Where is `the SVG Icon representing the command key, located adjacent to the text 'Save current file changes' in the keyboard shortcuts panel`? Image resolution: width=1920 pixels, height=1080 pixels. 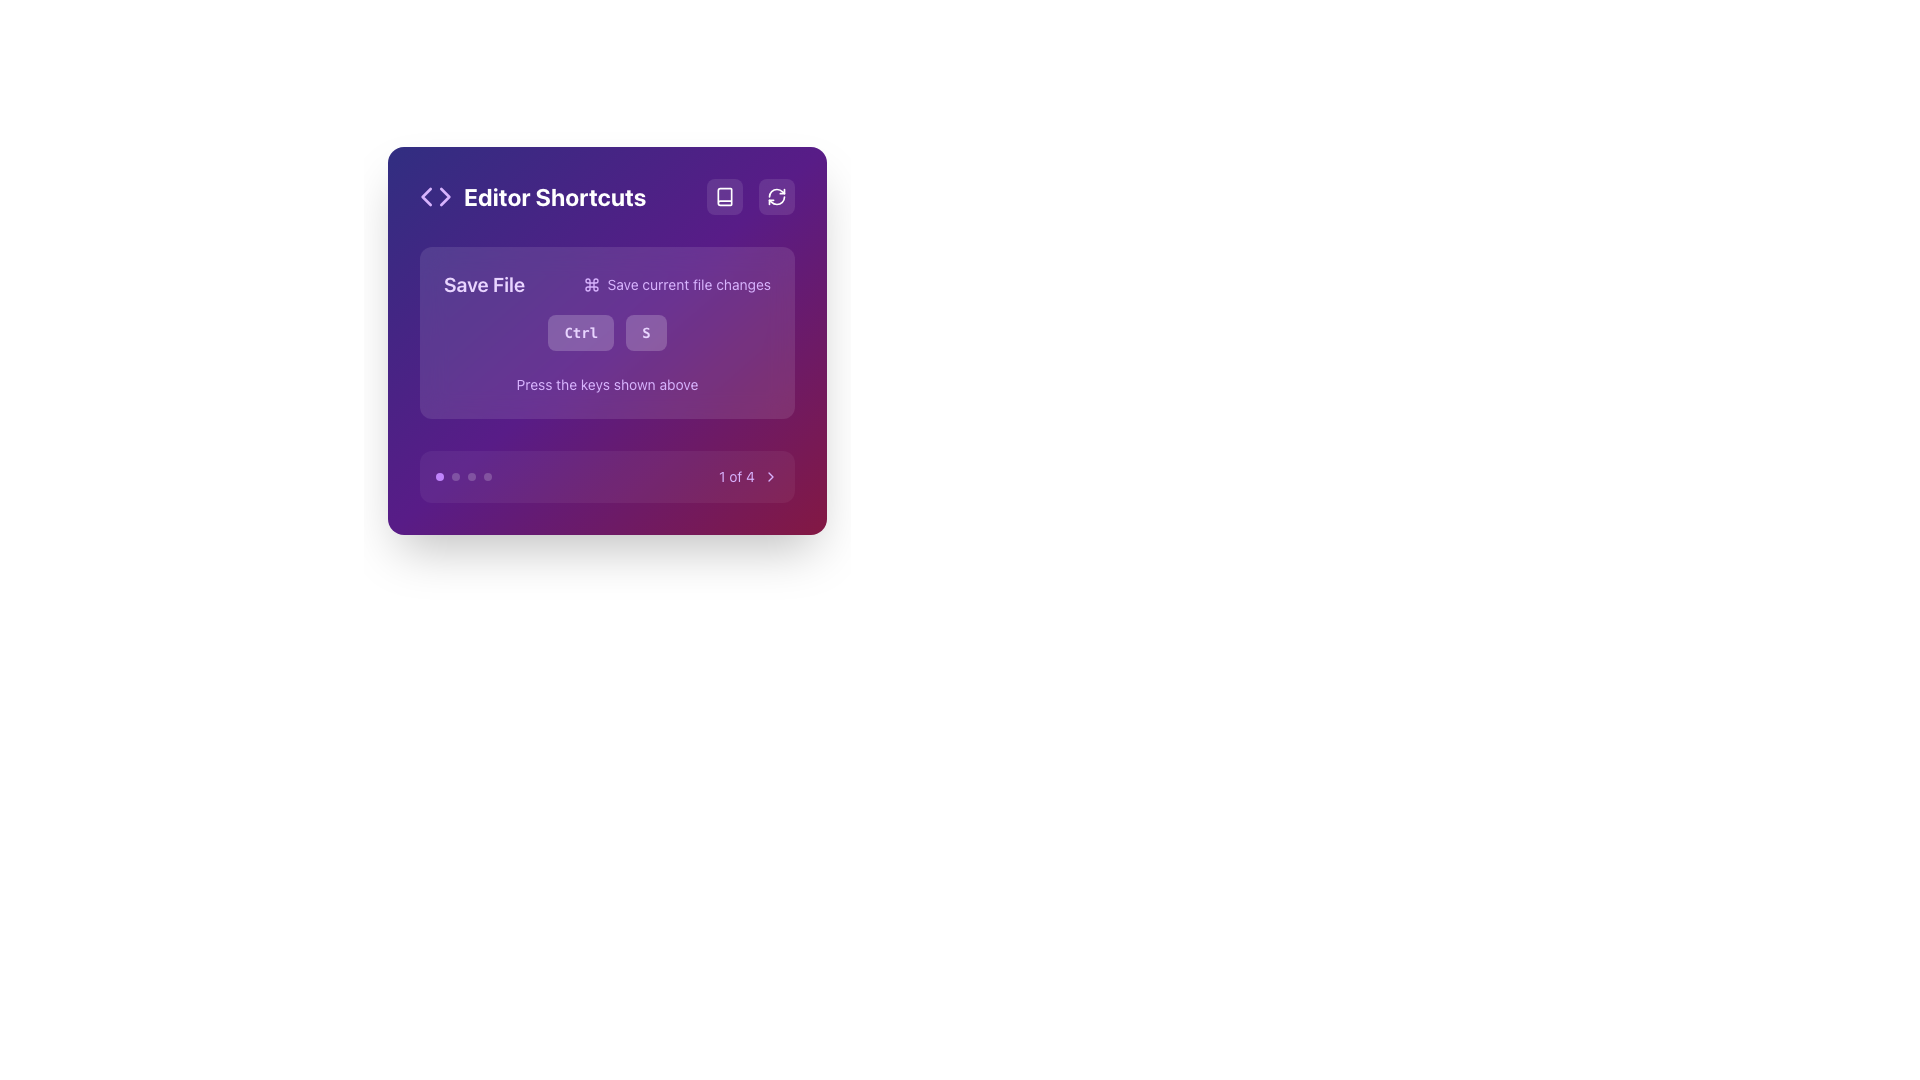
the SVG Icon representing the command key, located adjacent to the text 'Save current file changes' in the keyboard shortcuts panel is located at coordinates (590, 285).